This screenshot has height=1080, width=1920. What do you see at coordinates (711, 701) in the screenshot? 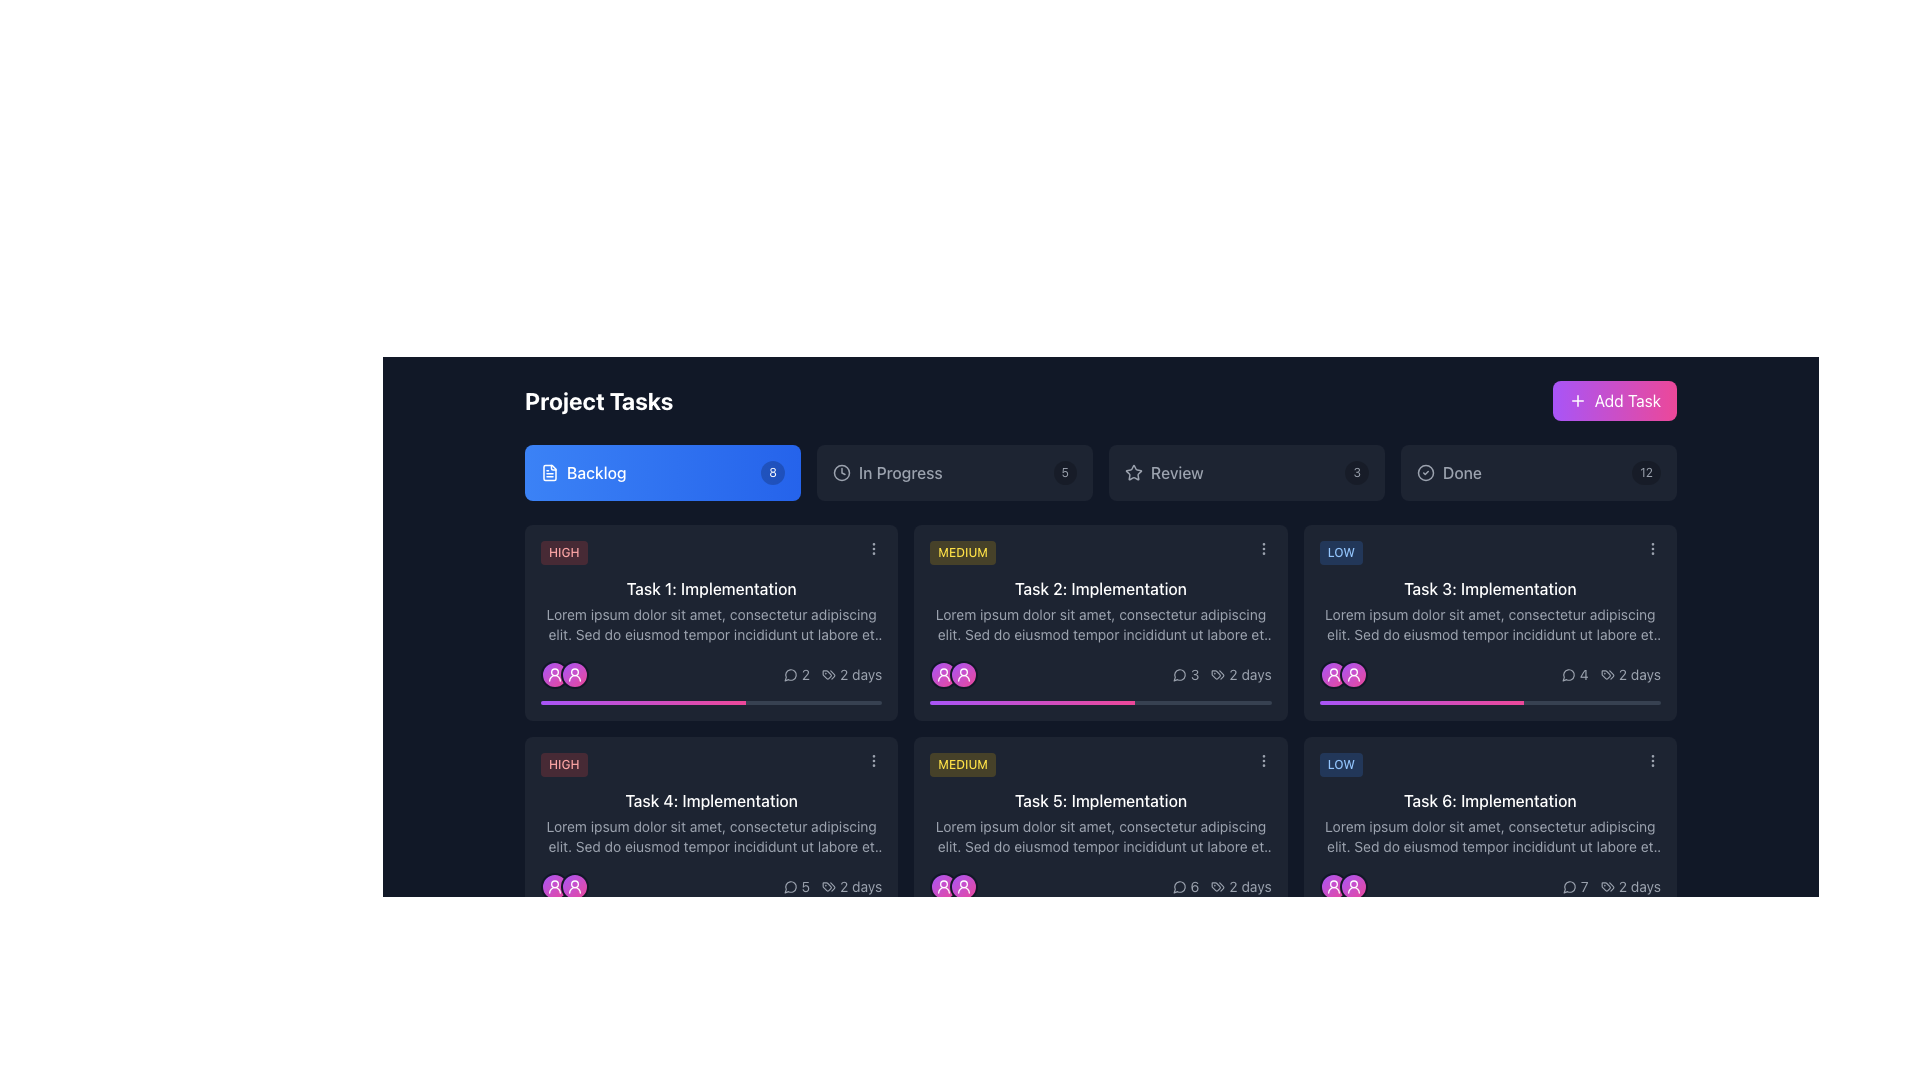
I see `the progress bar located at the bottom of the card labeled 'Task 1: Implementation' in the 'Backlog' section of the project tasks interface` at bounding box center [711, 701].